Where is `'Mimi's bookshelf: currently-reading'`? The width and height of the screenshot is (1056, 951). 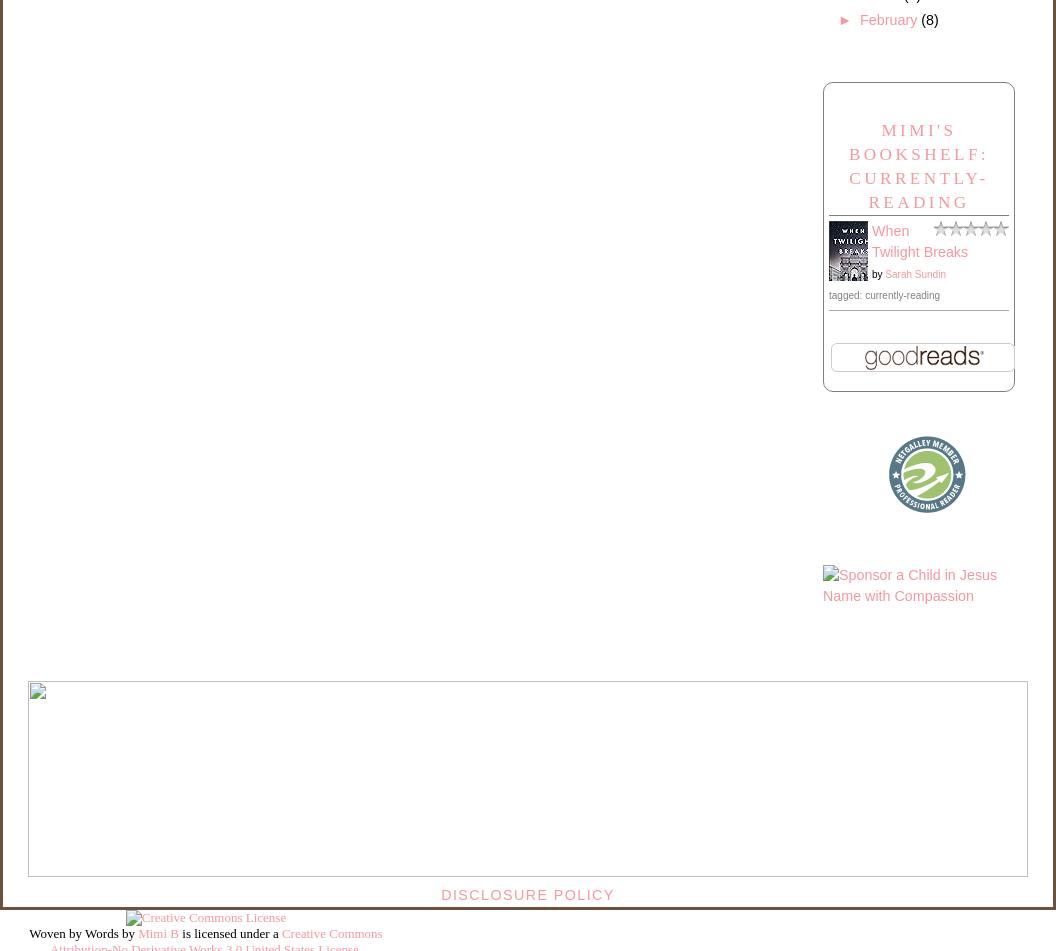 'Mimi's bookshelf: currently-reading' is located at coordinates (917, 165).